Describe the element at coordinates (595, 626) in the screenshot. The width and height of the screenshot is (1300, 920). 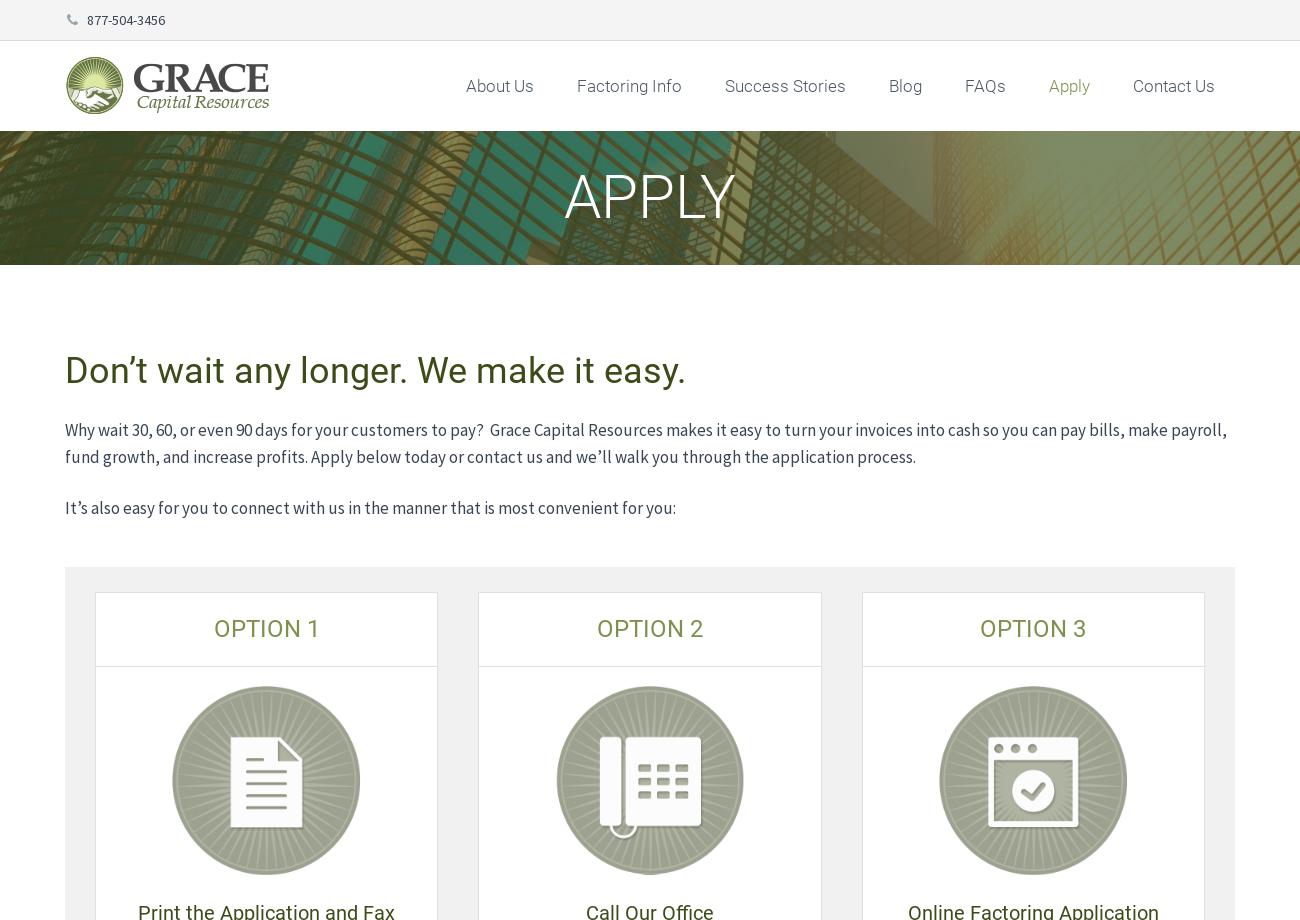
I see `'OPTION 2'` at that location.